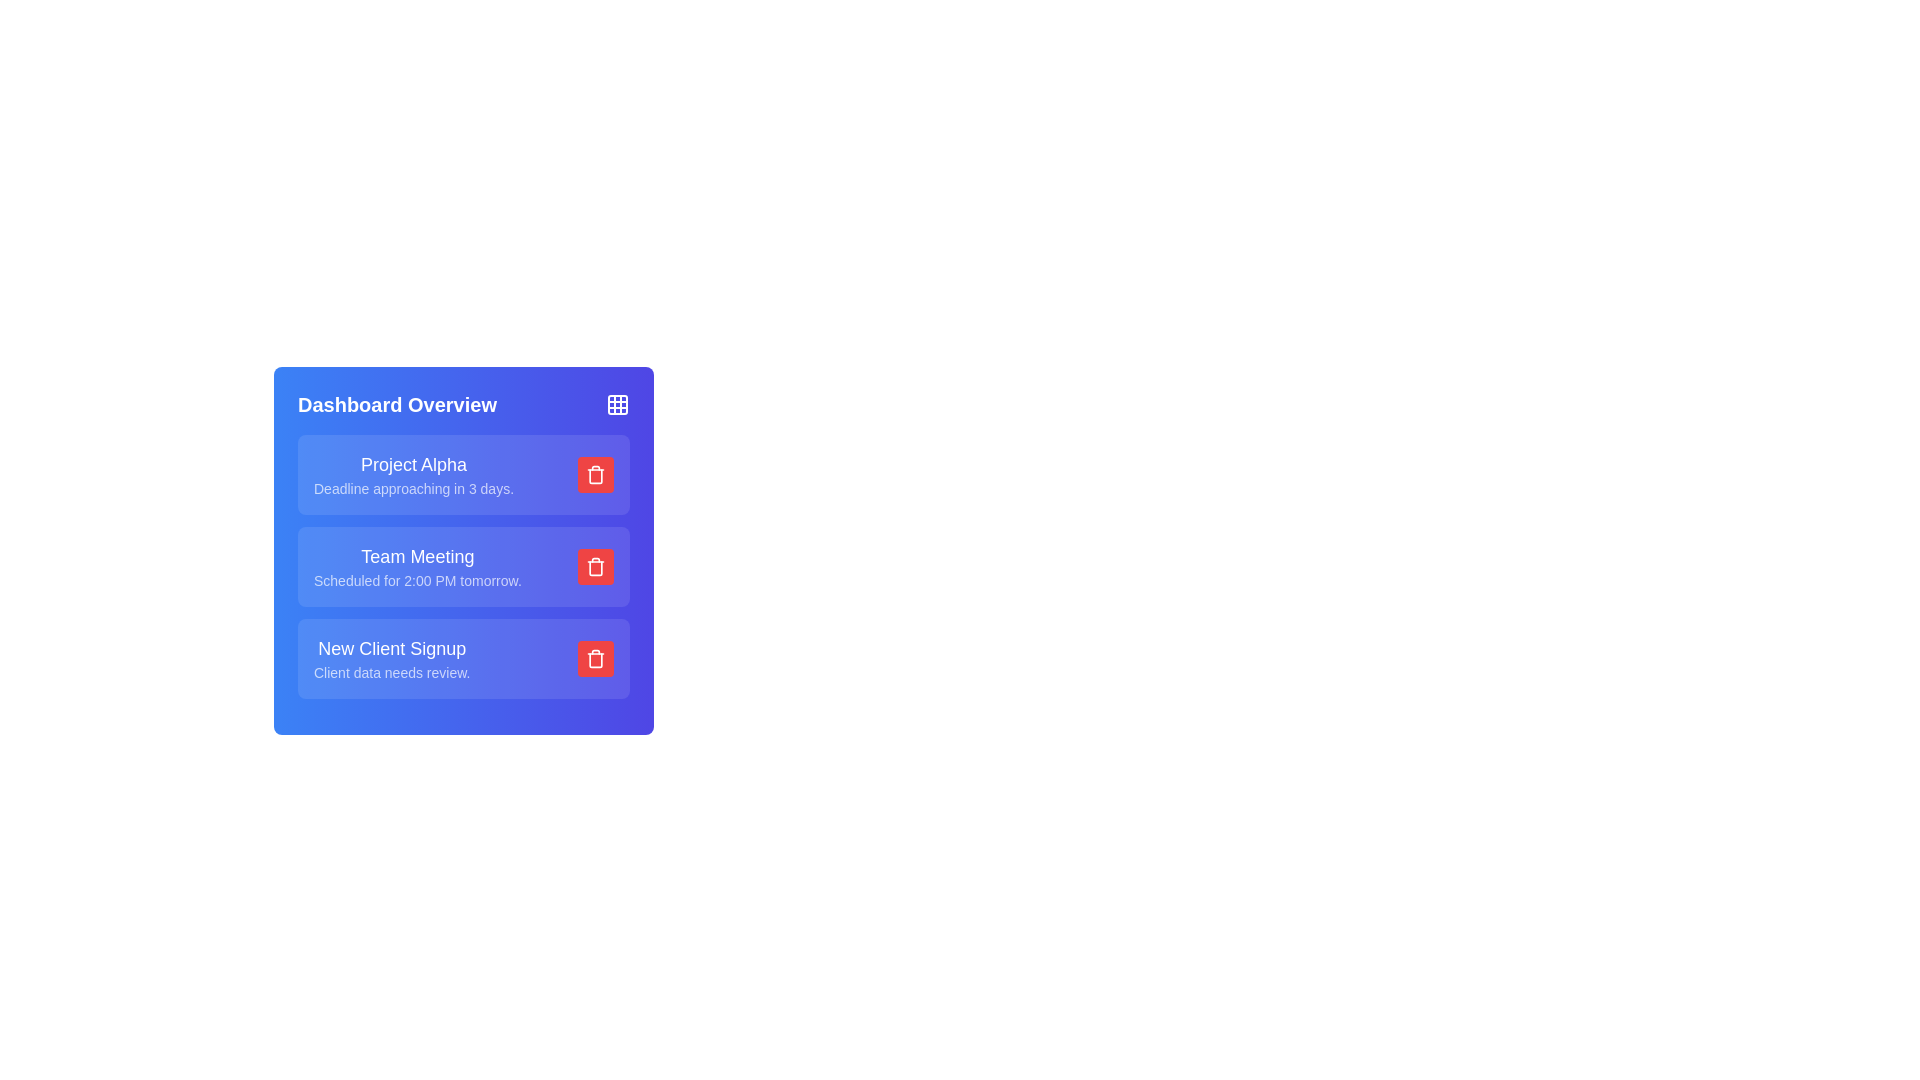  Describe the element at coordinates (594, 659) in the screenshot. I see `the trash icon within the red button on the right-hand side of the 'New Client Signup' card` at that location.